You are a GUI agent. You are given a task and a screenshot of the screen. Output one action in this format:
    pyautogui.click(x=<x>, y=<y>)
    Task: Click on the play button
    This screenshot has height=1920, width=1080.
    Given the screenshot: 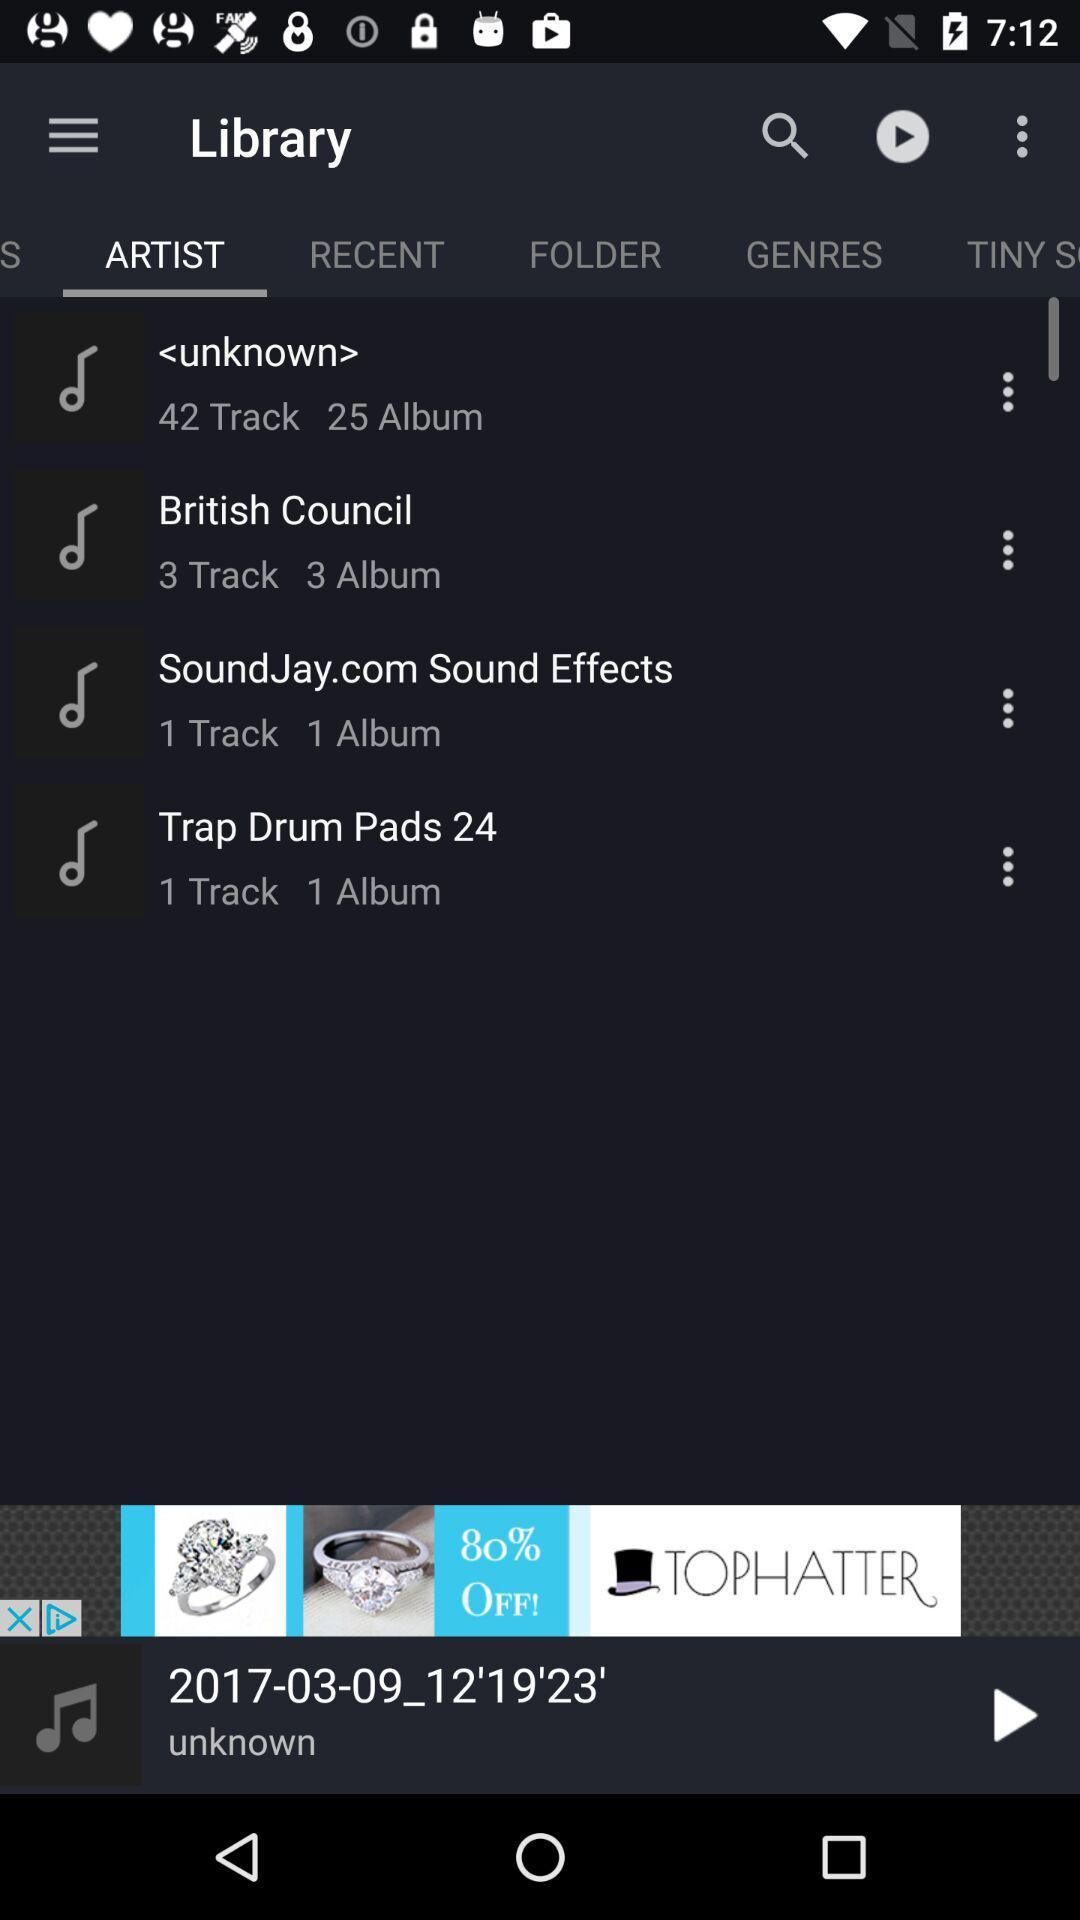 What is the action you would take?
    pyautogui.click(x=1011, y=1714)
    